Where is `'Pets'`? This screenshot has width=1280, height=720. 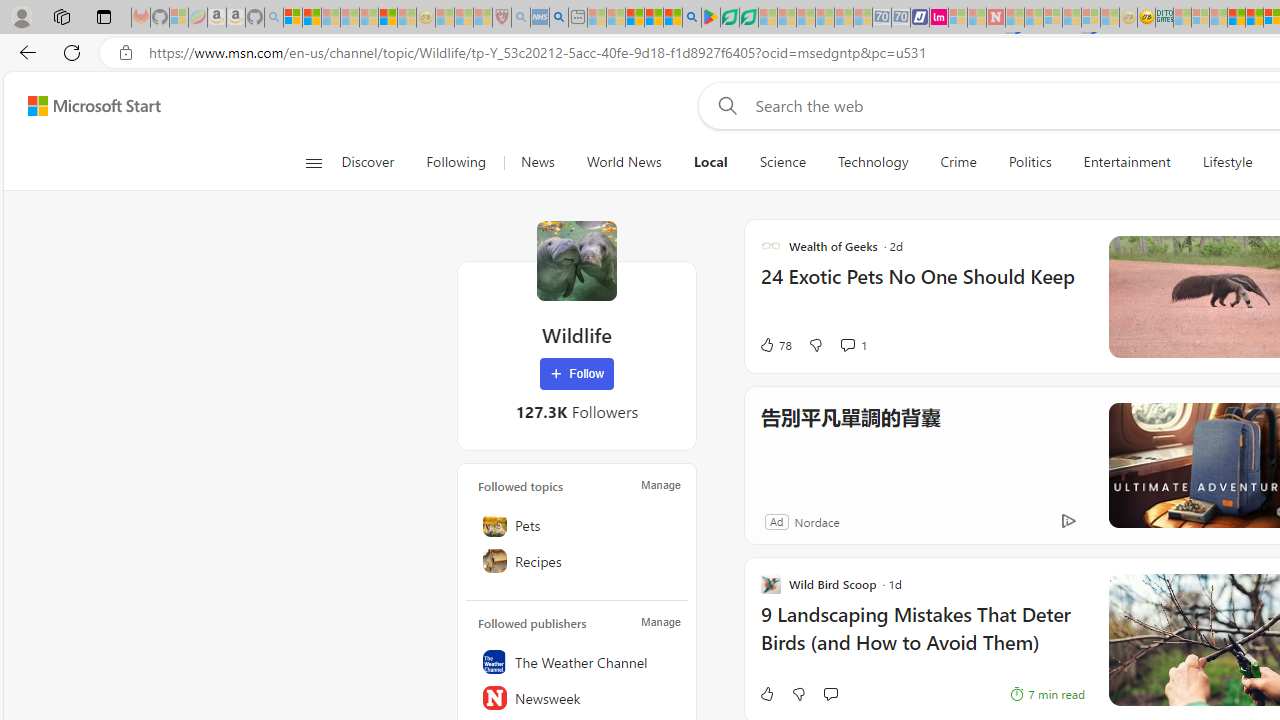 'Pets' is located at coordinates (576, 524).